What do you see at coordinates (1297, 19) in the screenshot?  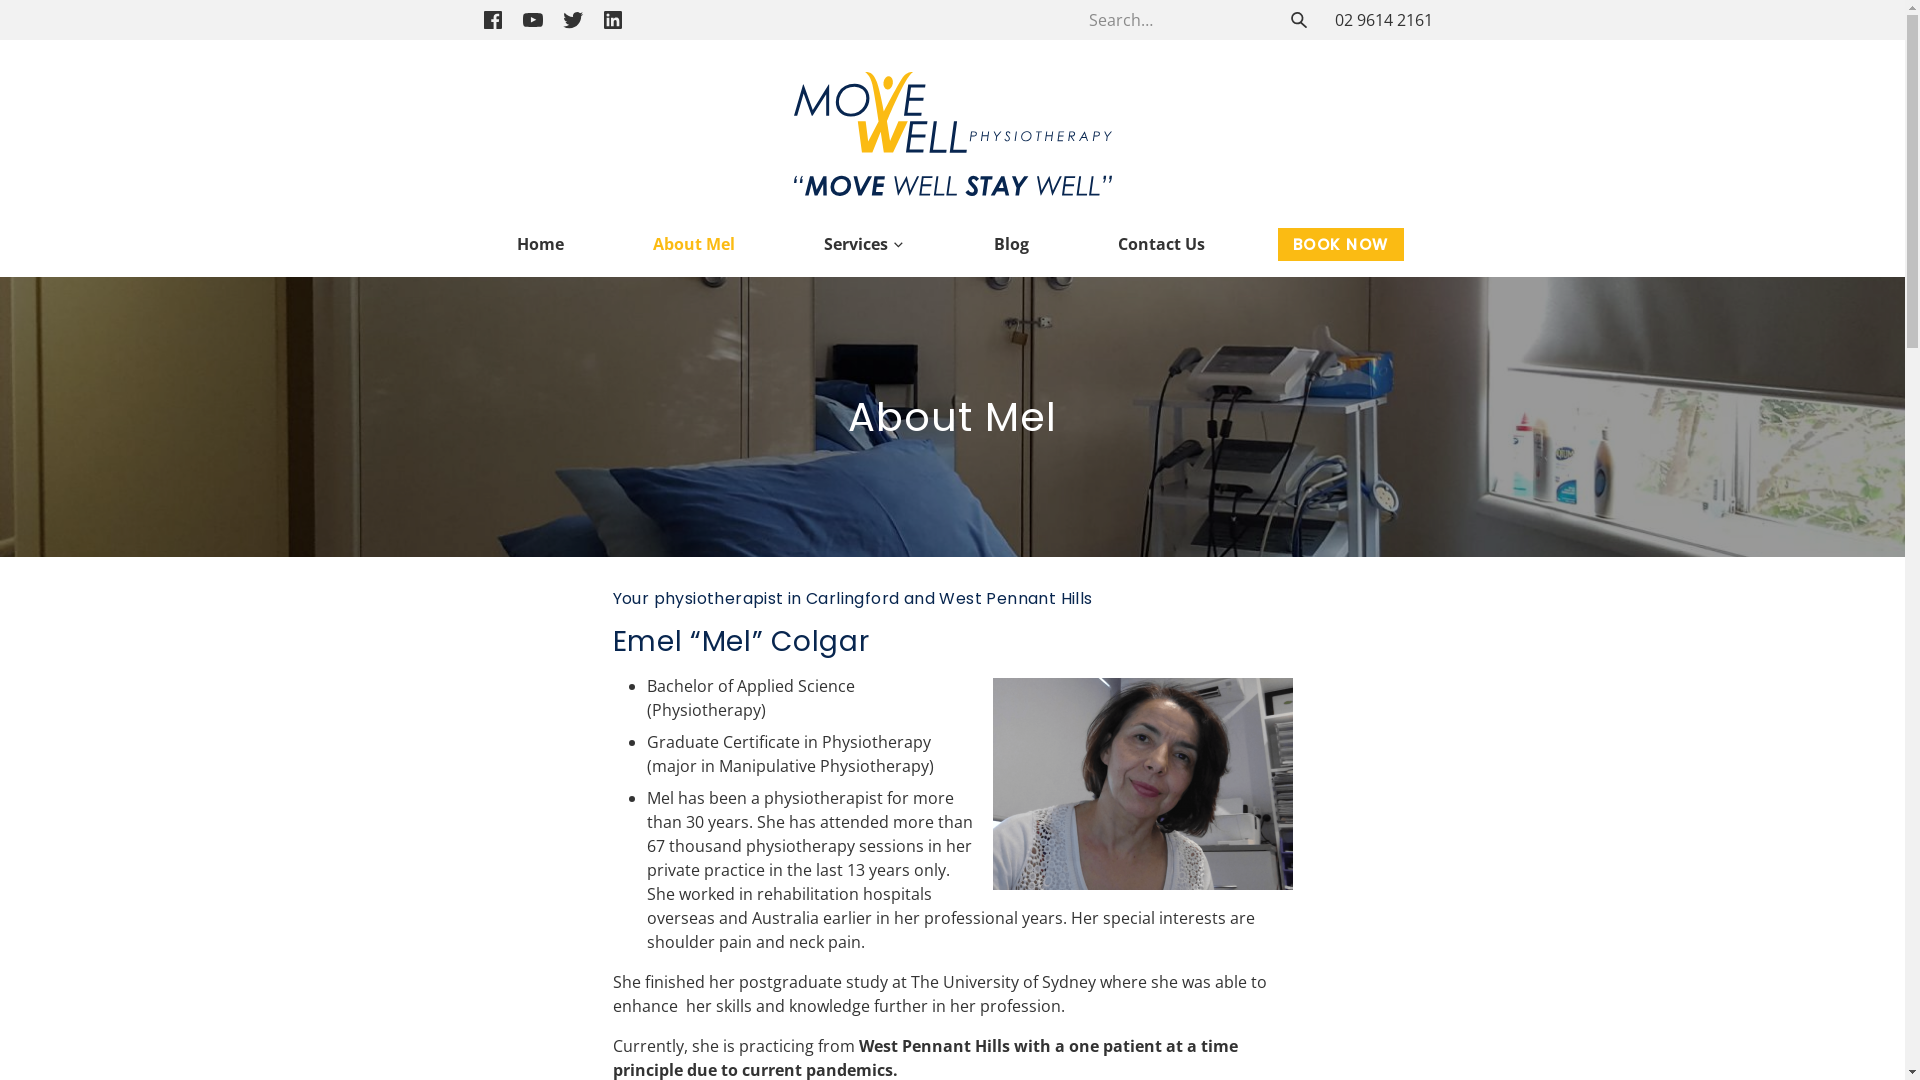 I see `'Search'` at bounding box center [1297, 19].